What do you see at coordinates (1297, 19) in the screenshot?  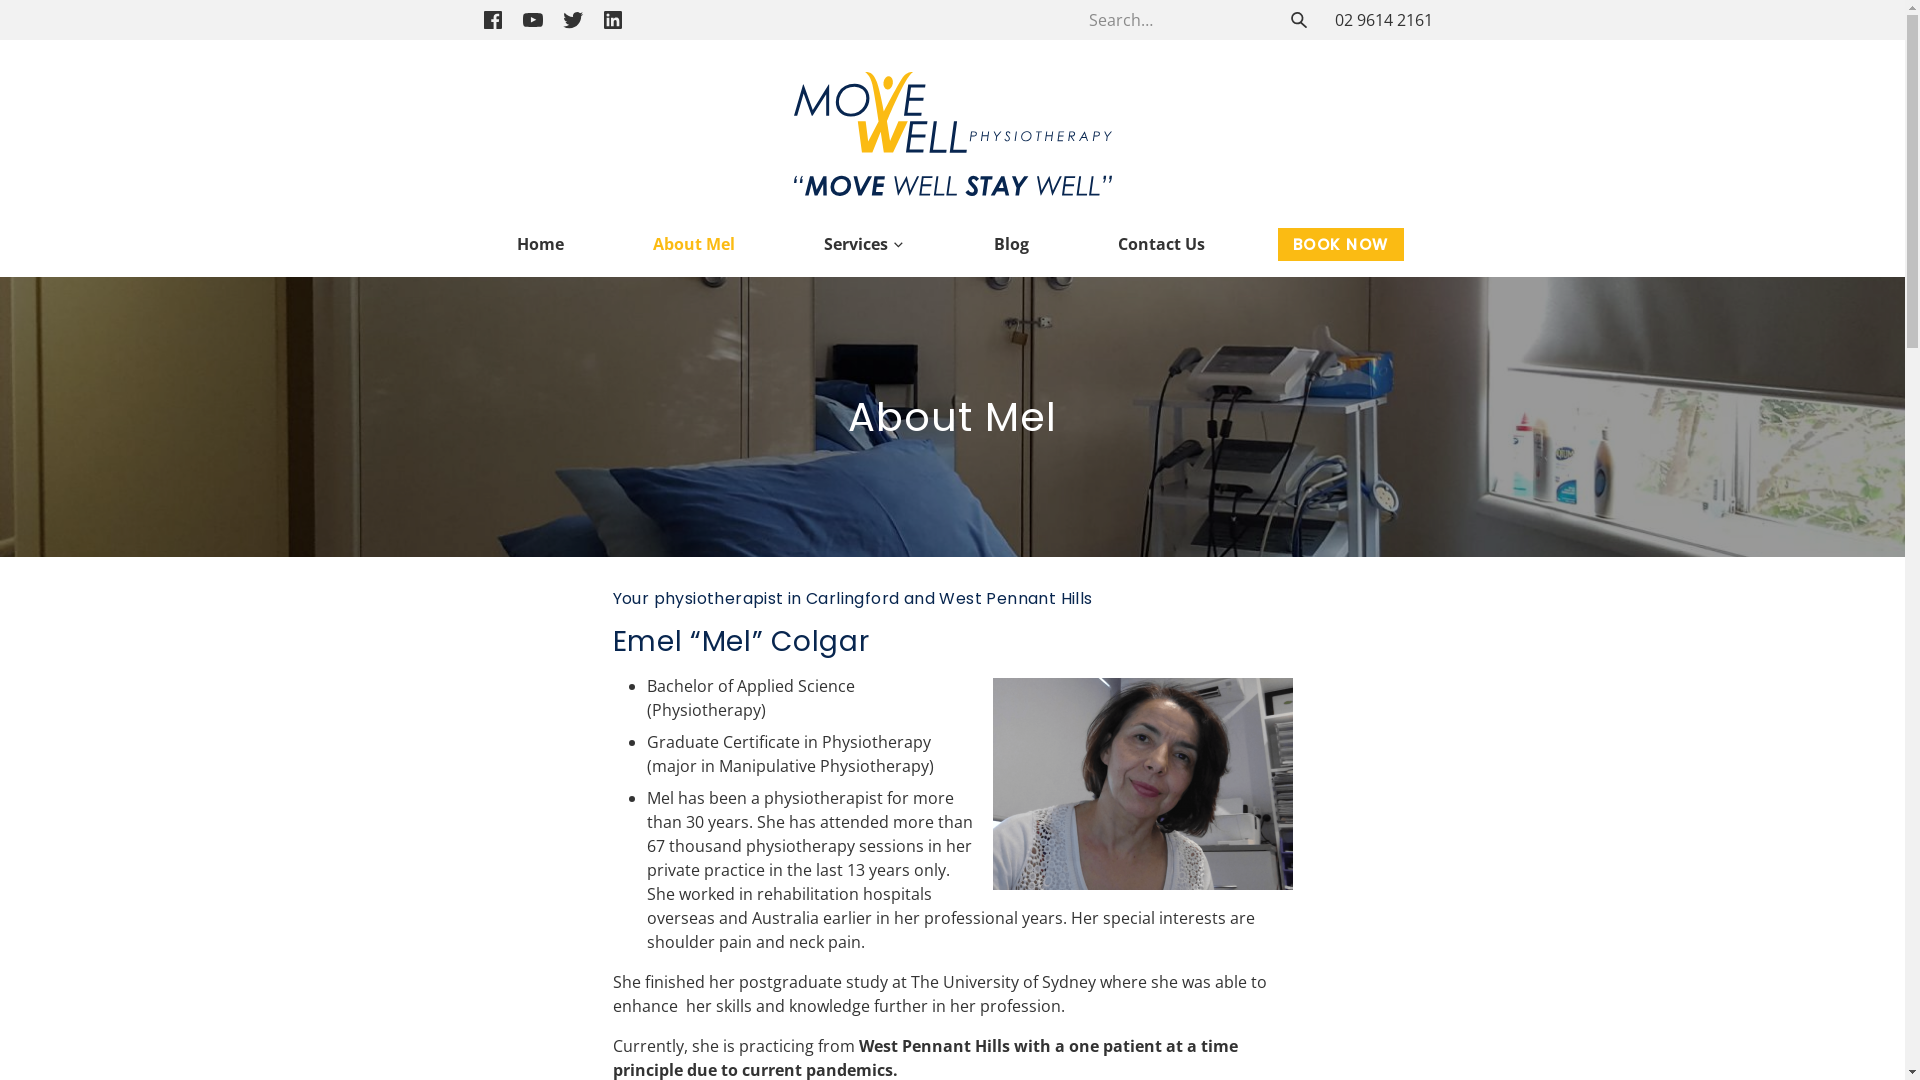 I see `'Search'` at bounding box center [1297, 19].